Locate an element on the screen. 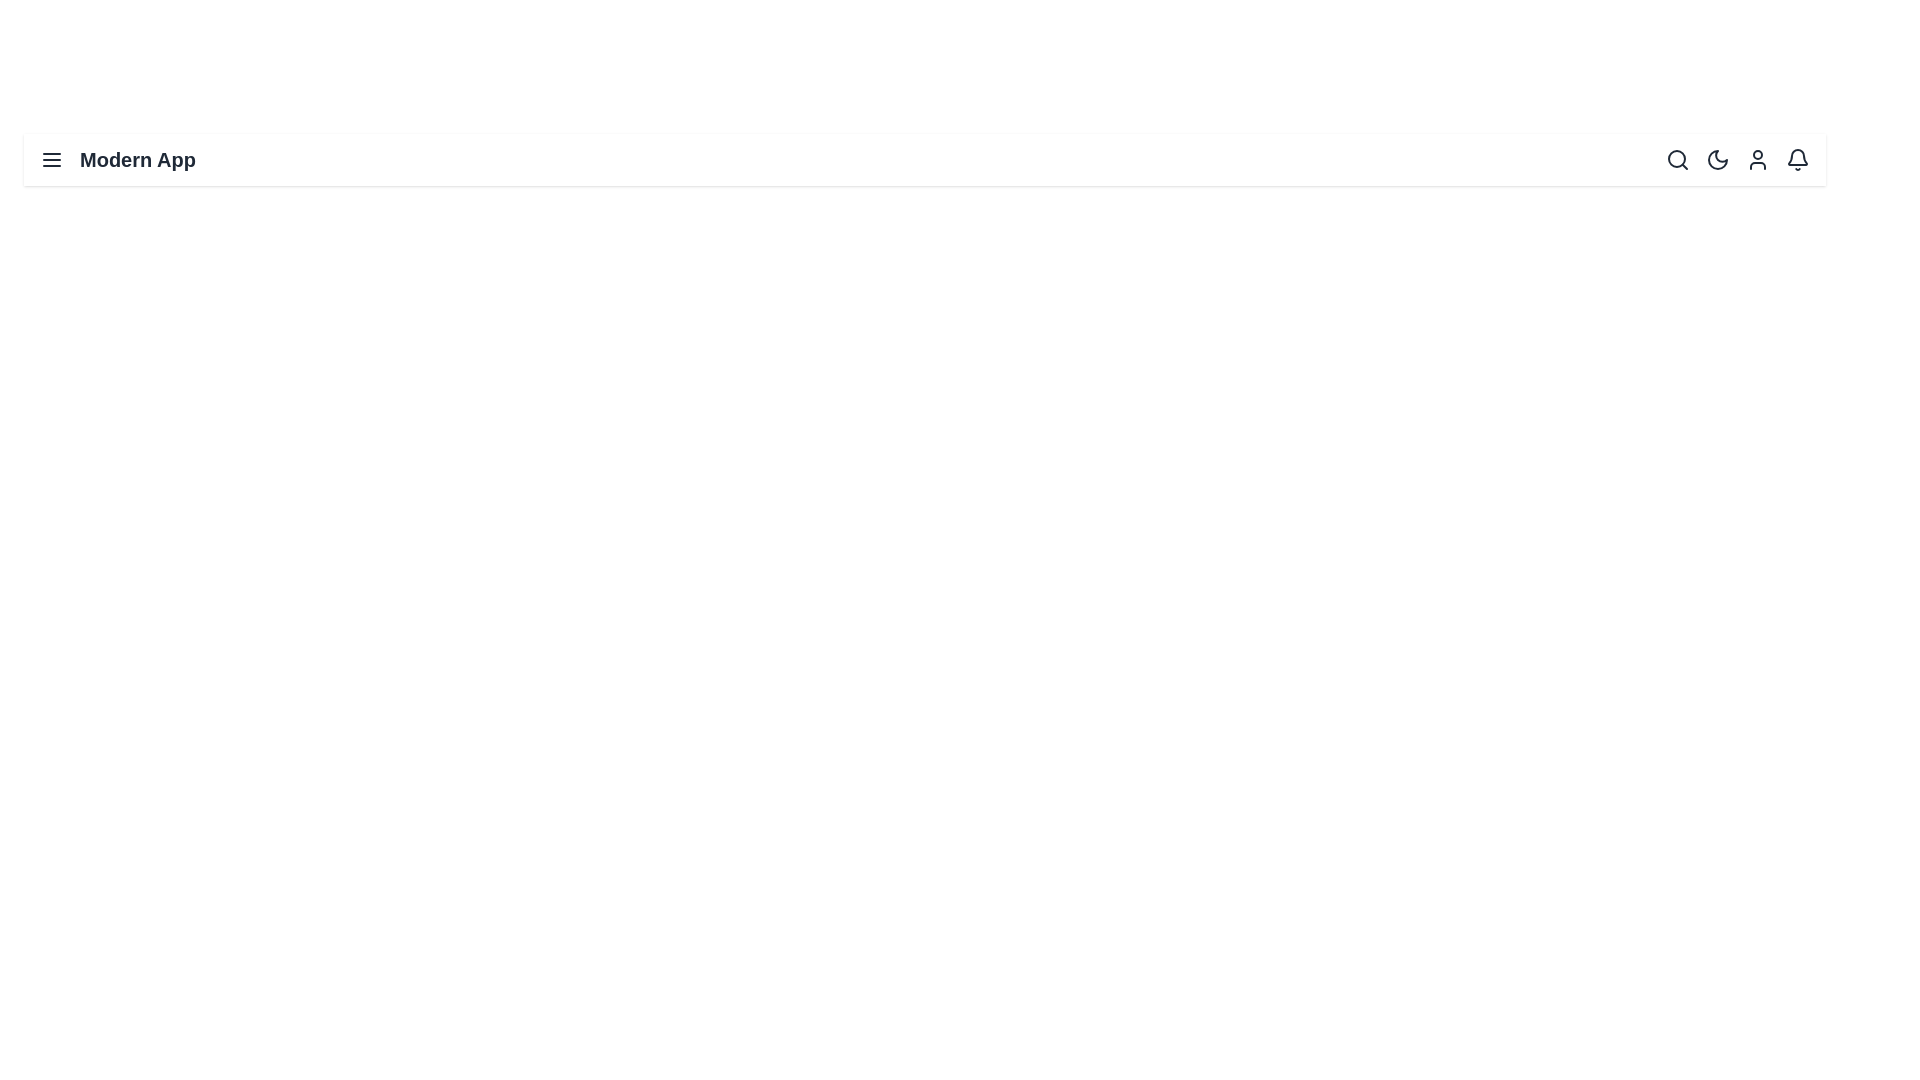 The height and width of the screenshot is (1080, 1920). the bell icon to check notifications is located at coordinates (1798, 158).